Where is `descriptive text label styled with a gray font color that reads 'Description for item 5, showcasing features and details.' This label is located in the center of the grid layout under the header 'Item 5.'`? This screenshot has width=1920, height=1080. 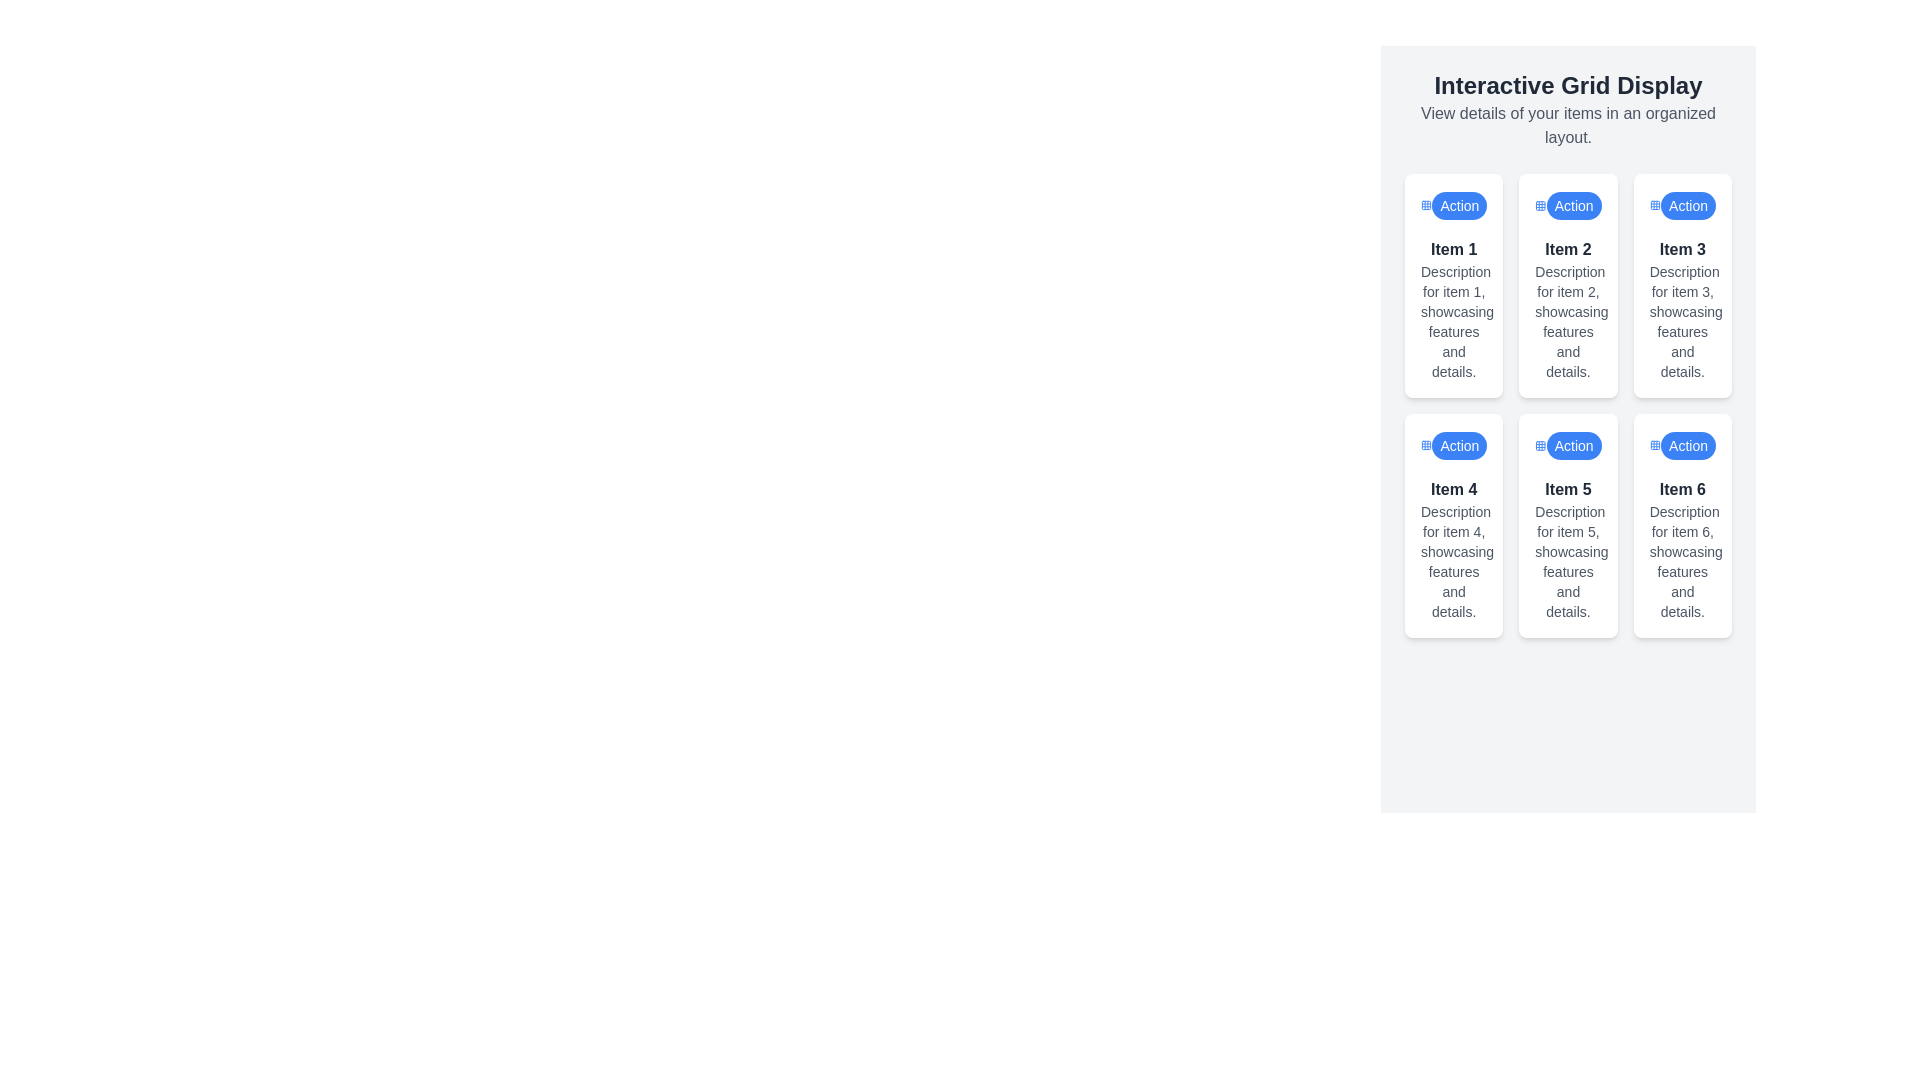
descriptive text label styled with a gray font color that reads 'Description for item 5, showcasing features and details.' This label is located in the center of the grid layout under the header 'Item 5.' is located at coordinates (1567, 562).